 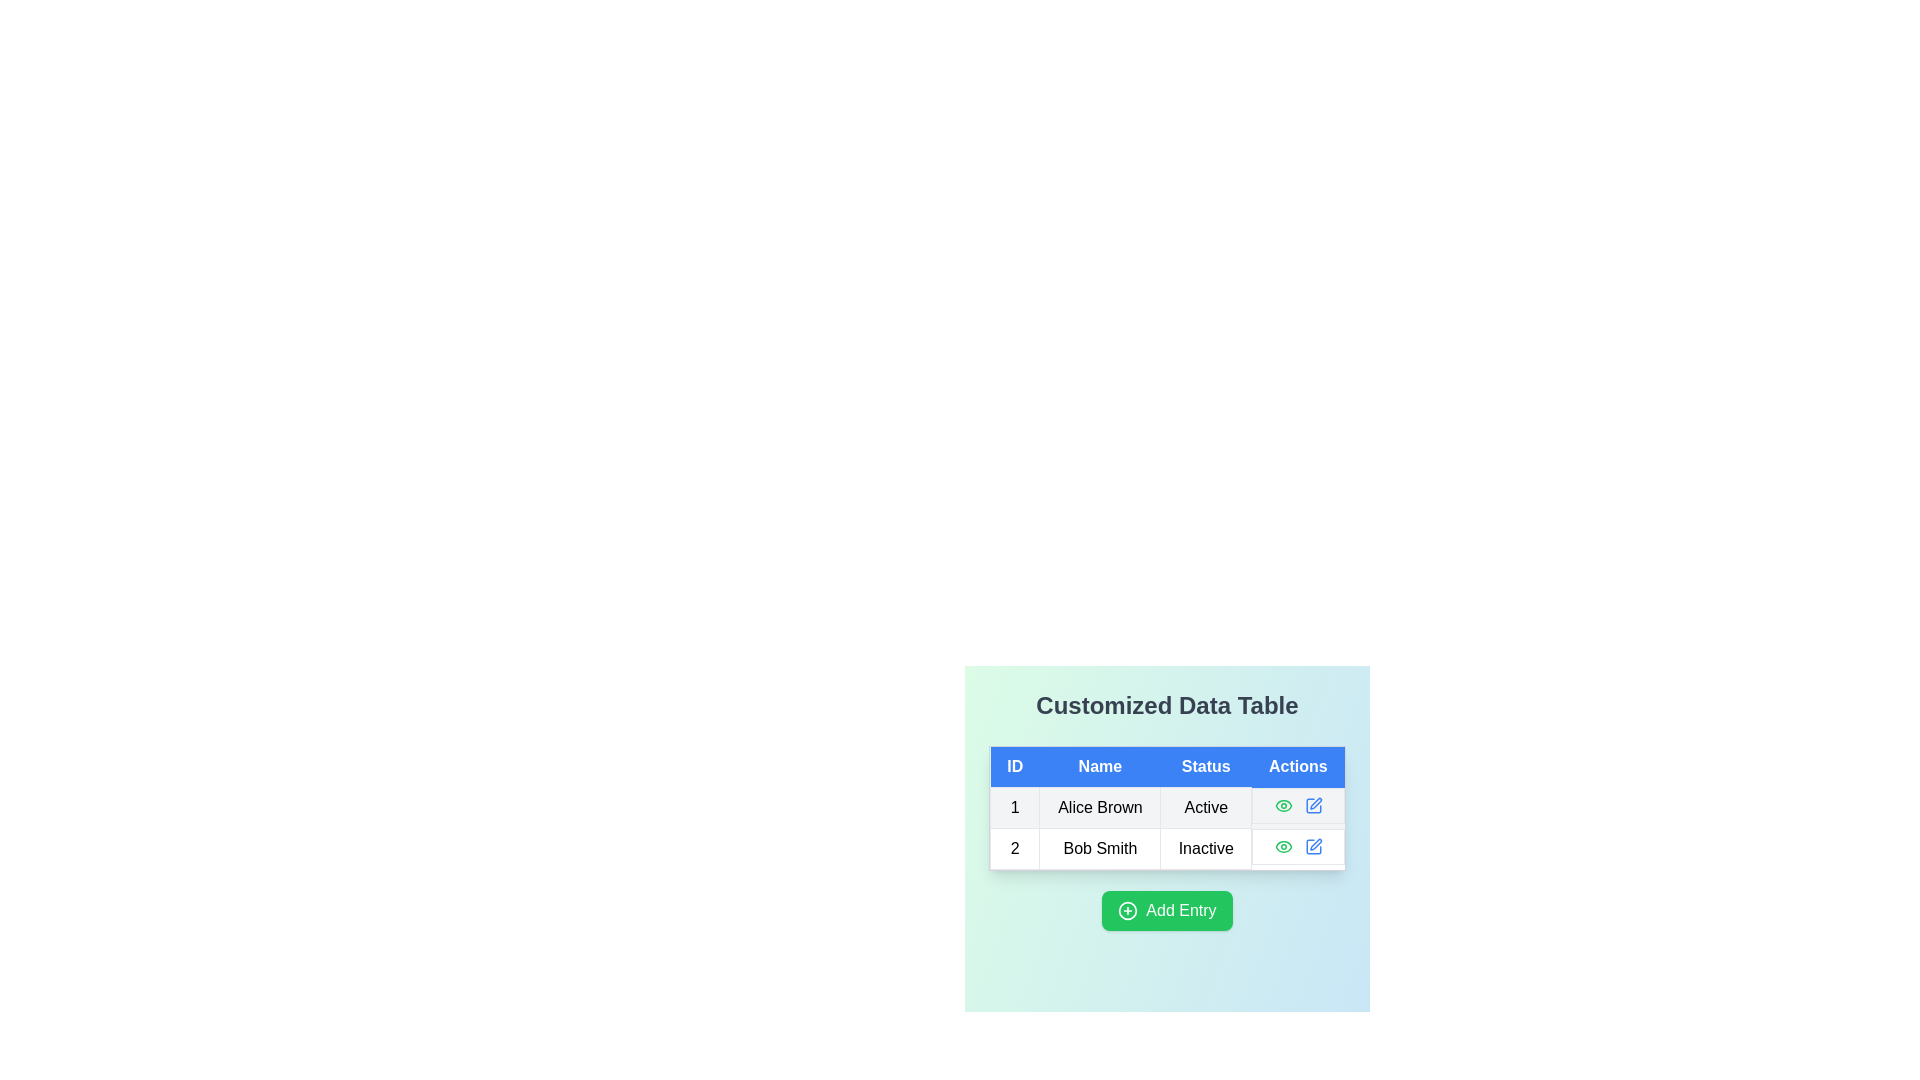 What do you see at coordinates (1015, 848) in the screenshot?
I see `the rectangular text cell displaying '2' in the ID column of the table, which is in the second row and first column, styled with a white background and bordered` at bounding box center [1015, 848].